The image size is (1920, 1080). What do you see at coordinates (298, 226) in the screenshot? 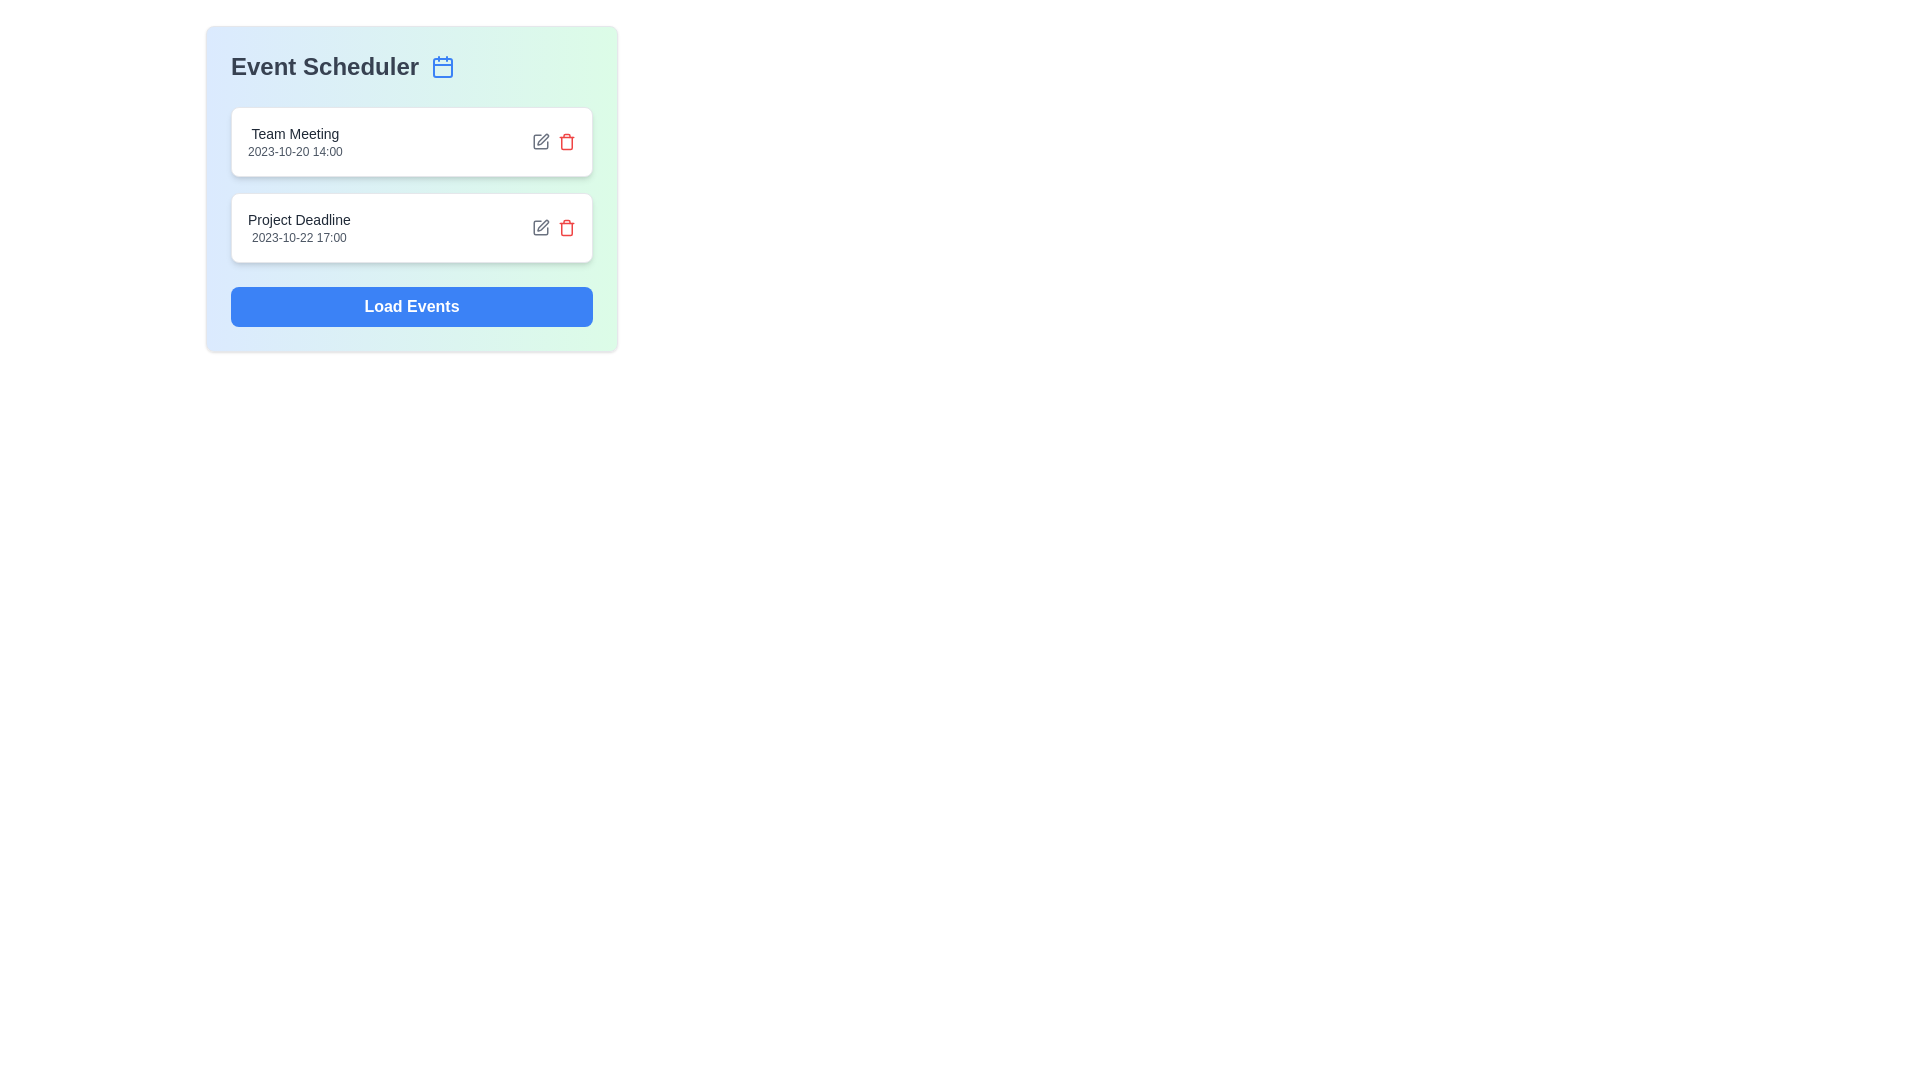
I see `information displayed in the 'Project Deadline' text label, which shows the event title and its scheduled time. This label is located within a card layout, below the 'Team Meeting' entry` at bounding box center [298, 226].